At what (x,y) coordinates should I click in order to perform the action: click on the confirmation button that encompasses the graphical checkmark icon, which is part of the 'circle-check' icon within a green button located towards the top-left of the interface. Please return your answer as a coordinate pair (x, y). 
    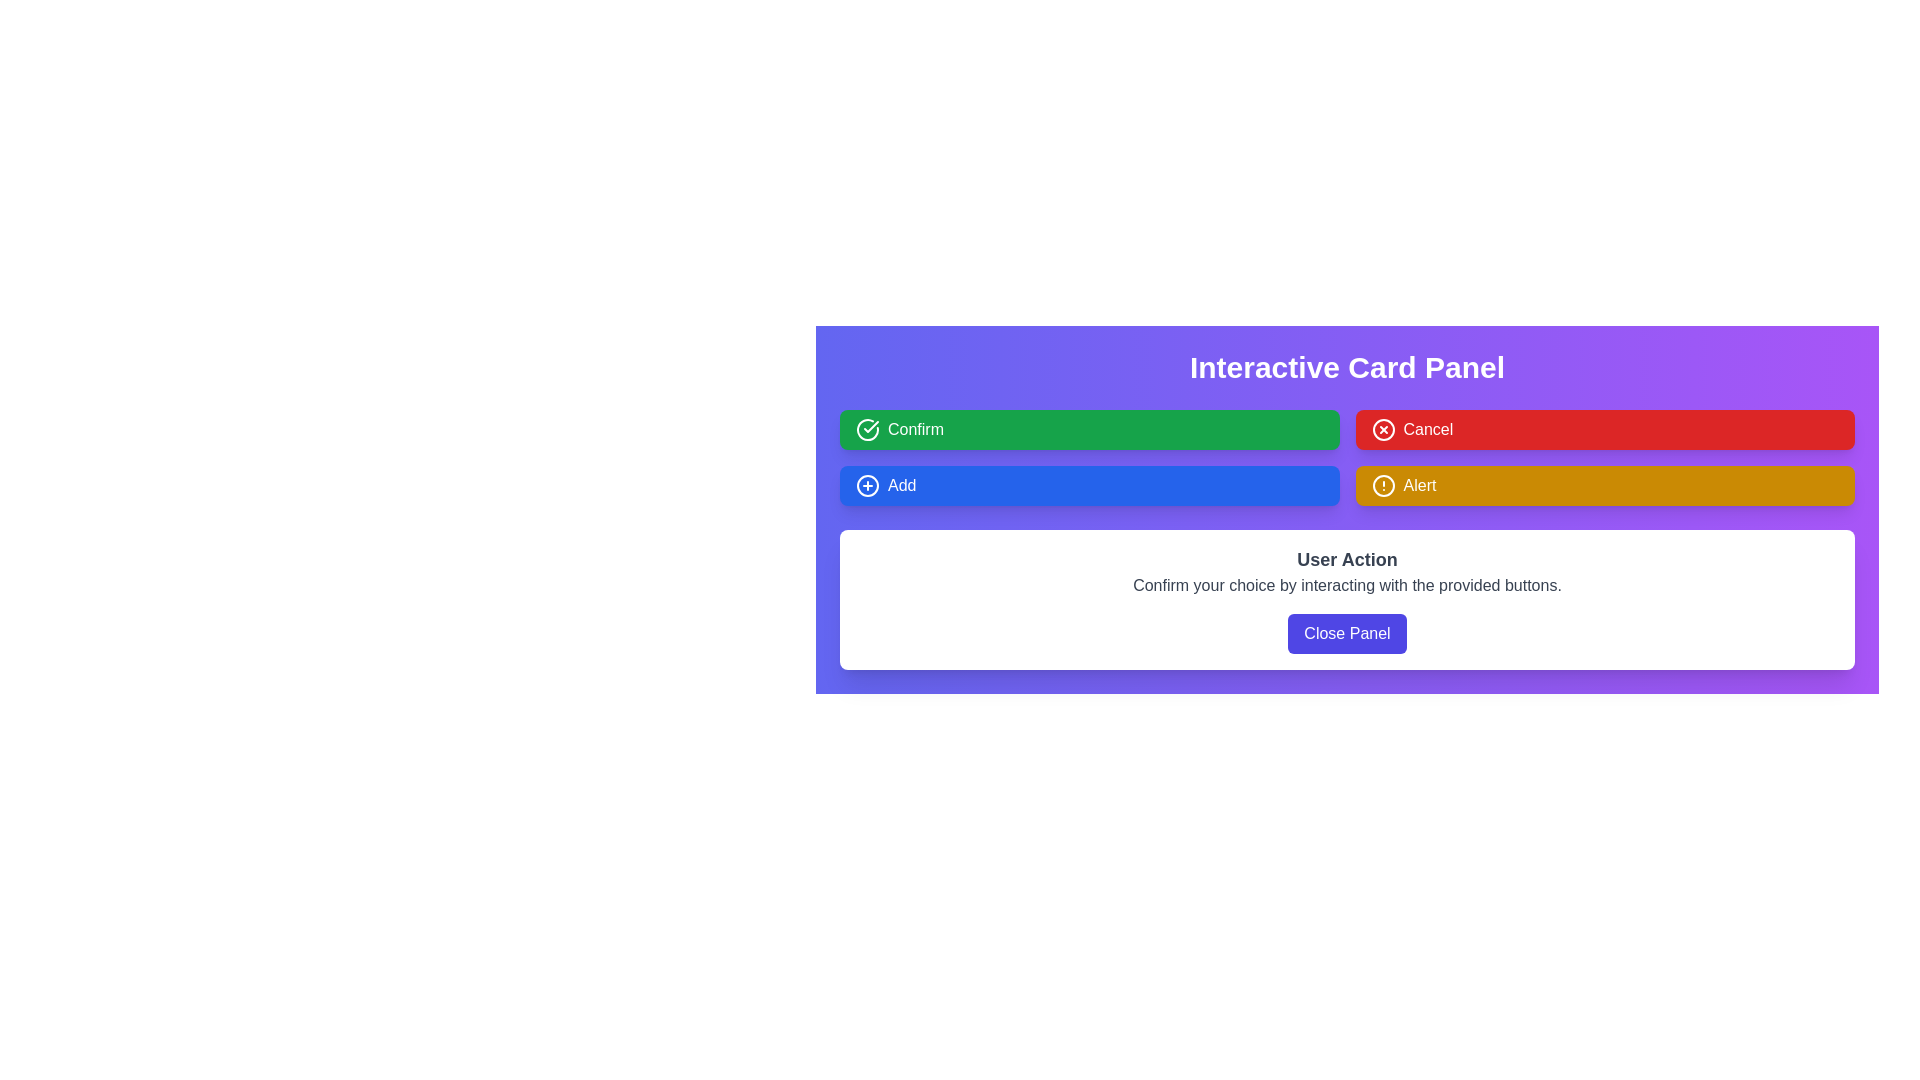
    Looking at the image, I should click on (871, 426).